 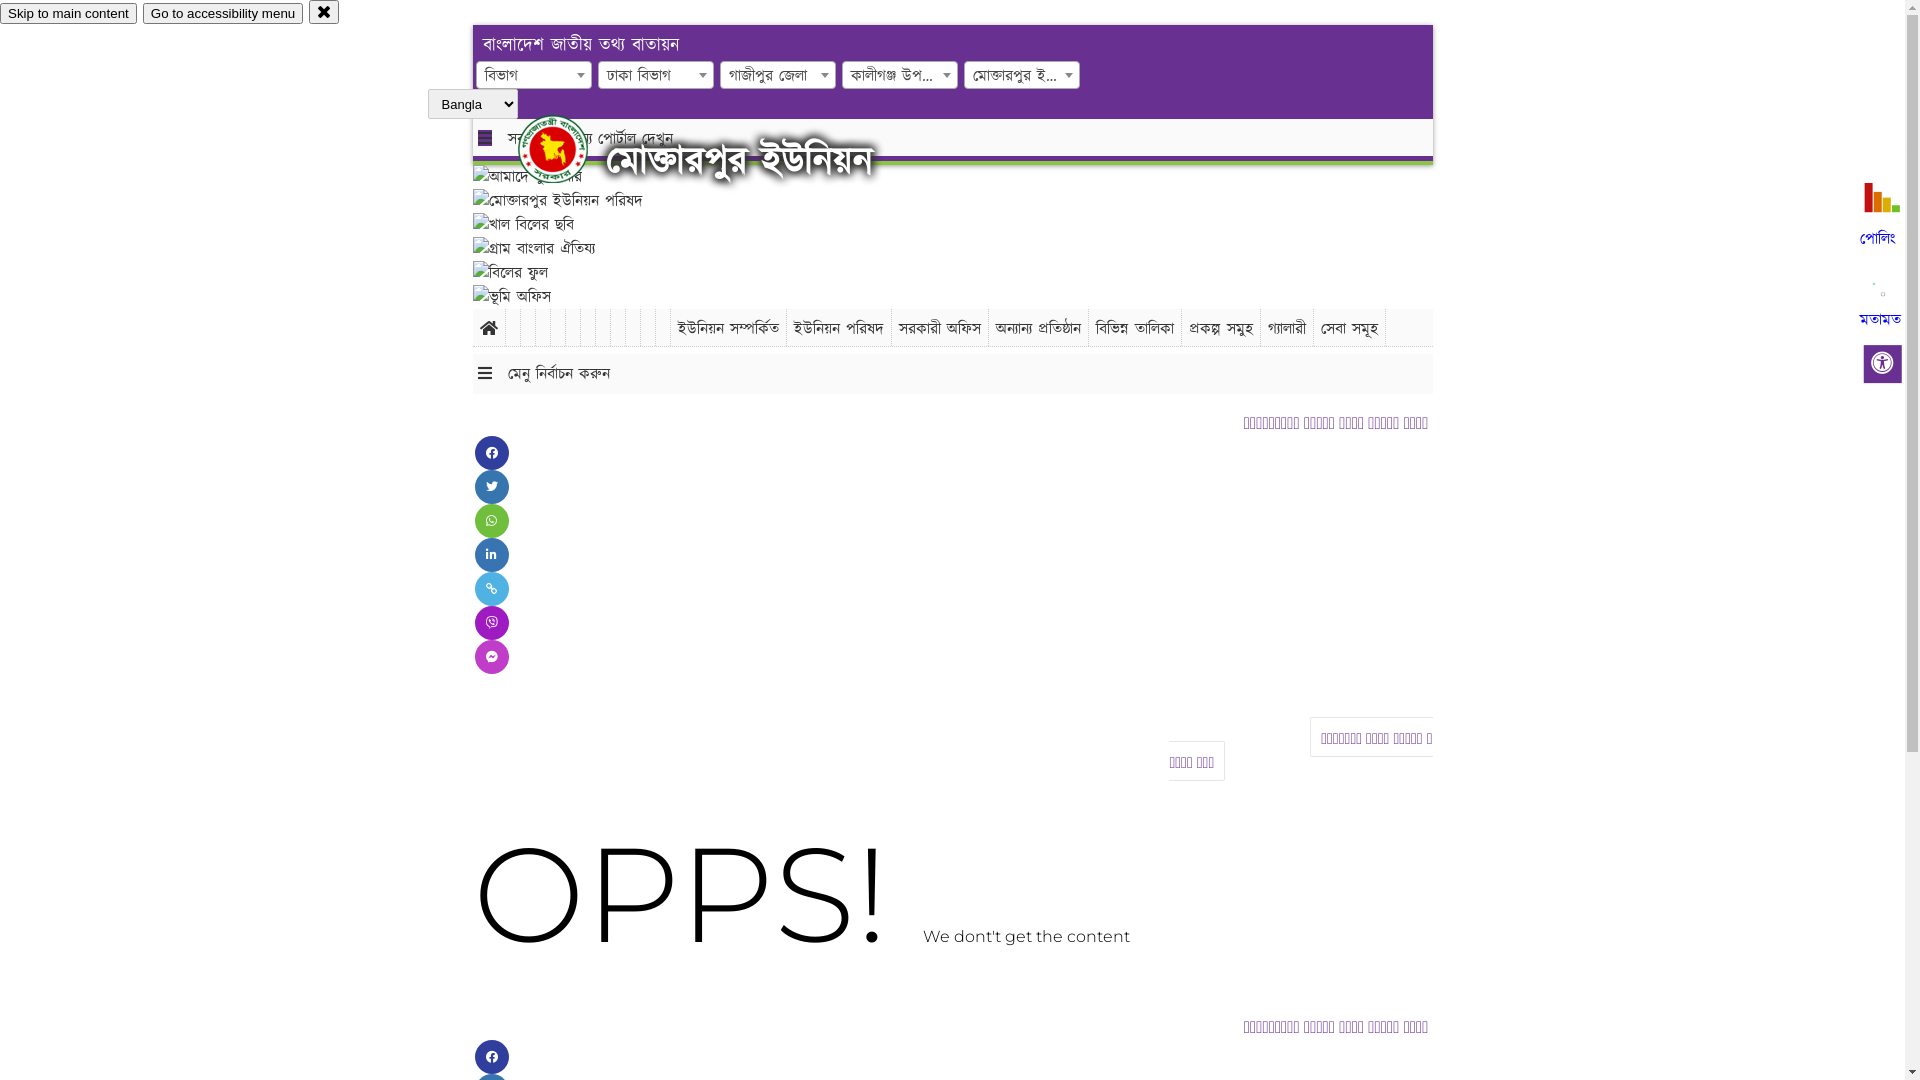 What do you see at coordinates (324, 11) in the screenshot?
I see `'close'` at bounding box center [324, 11].